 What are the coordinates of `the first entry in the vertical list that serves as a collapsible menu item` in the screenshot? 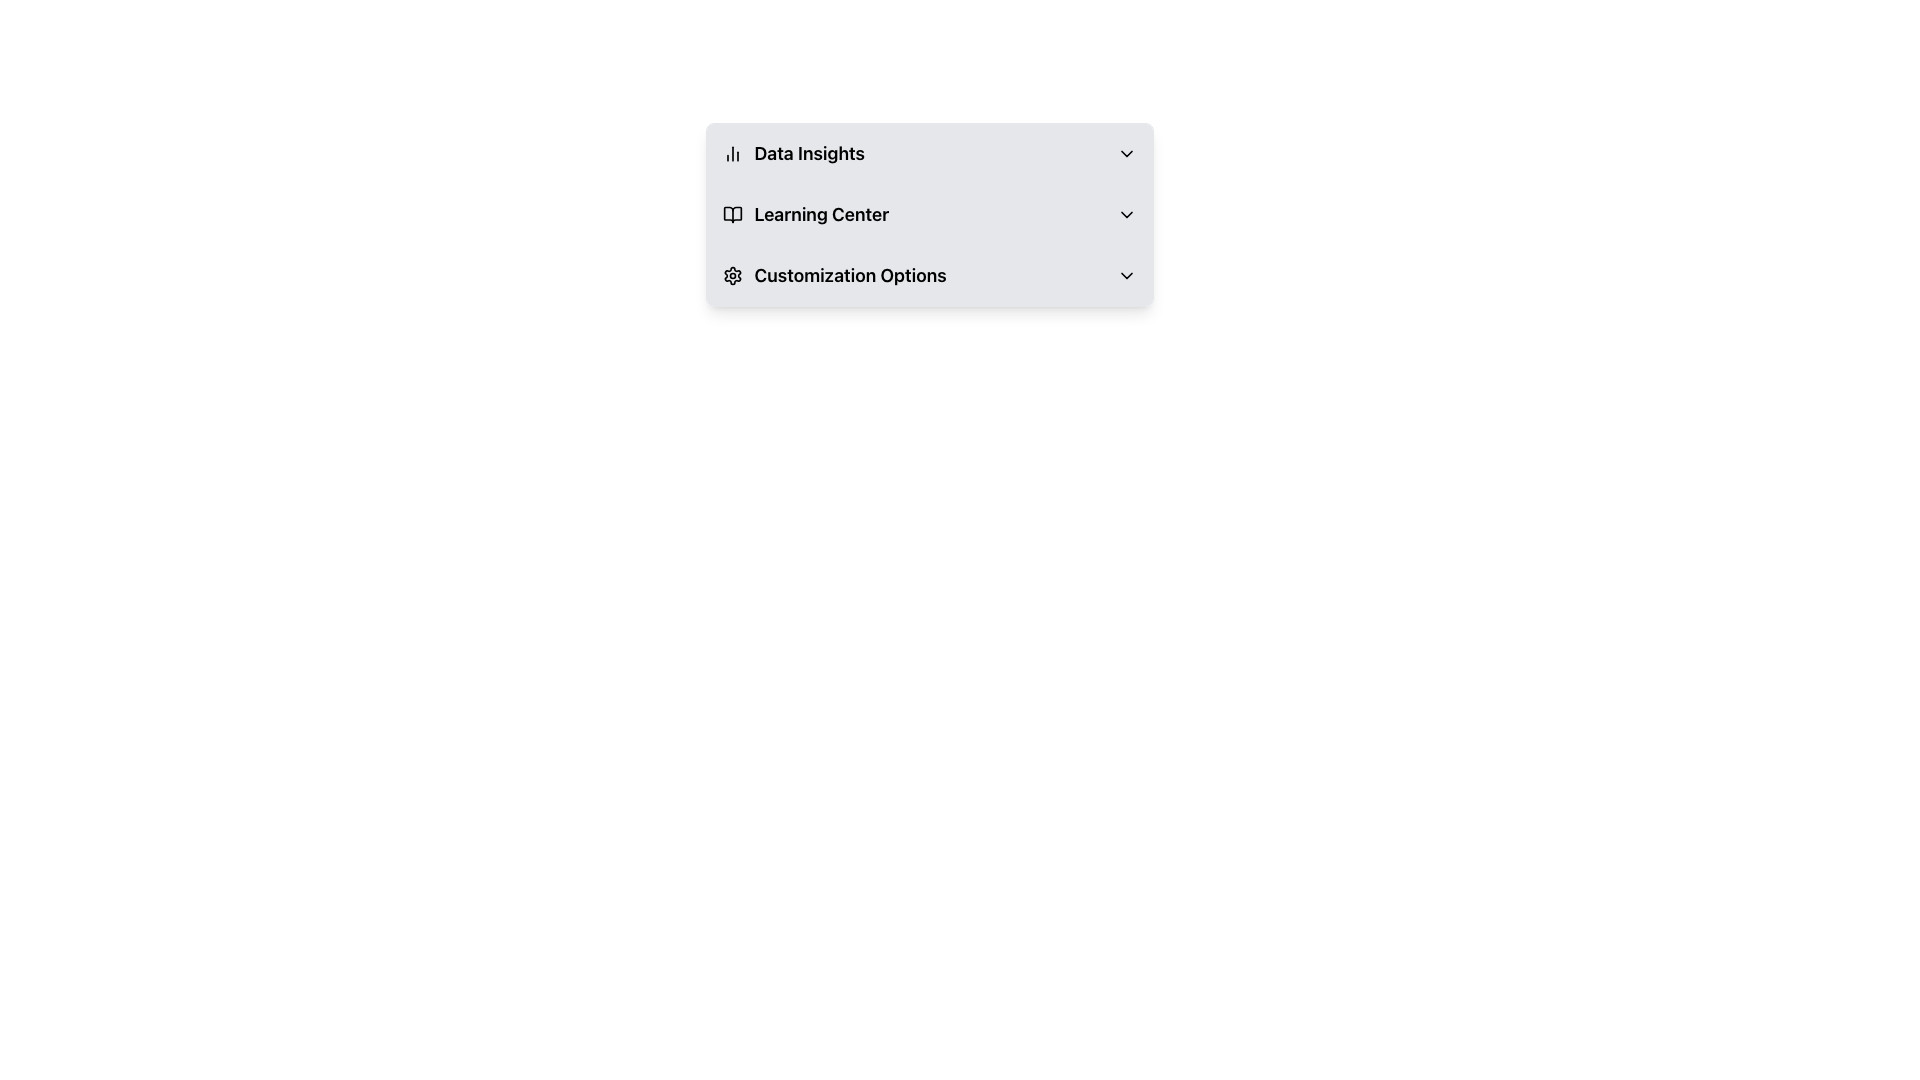 It's located at (928, 153).